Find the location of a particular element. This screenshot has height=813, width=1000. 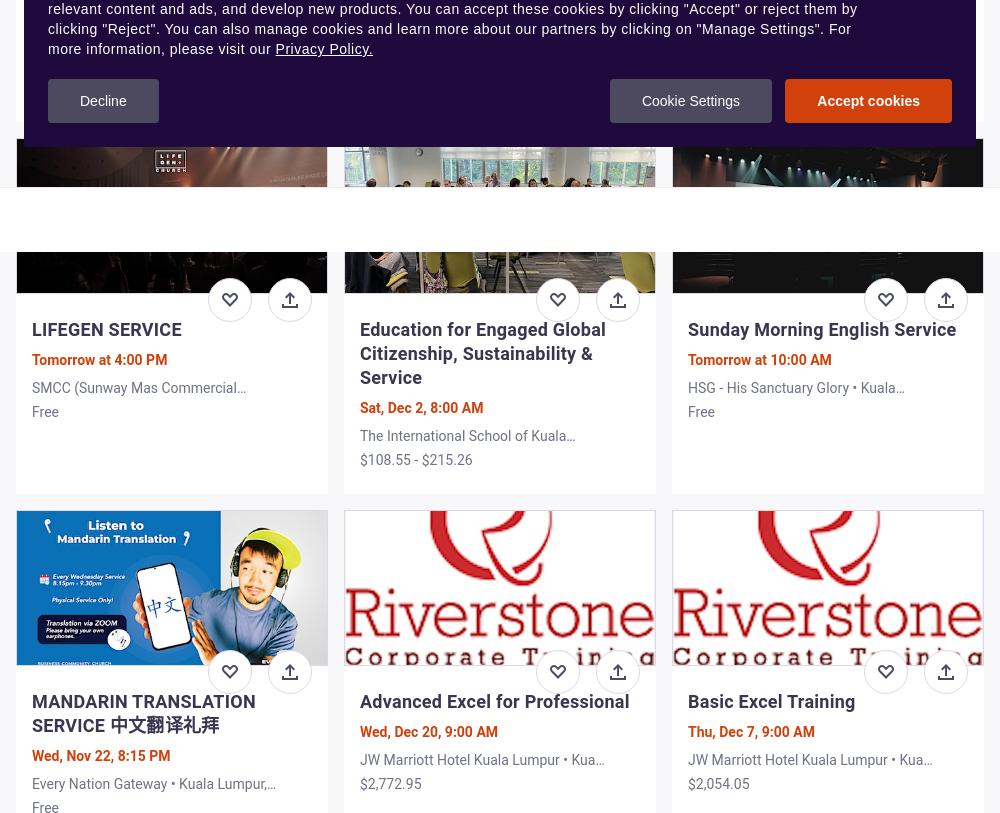

'Pullman Kuala Lumpur Bangsar • Kuala Lumpur, Wilayah Persekutuan Kuala Lumpur' is located at coordinates (153, 82).